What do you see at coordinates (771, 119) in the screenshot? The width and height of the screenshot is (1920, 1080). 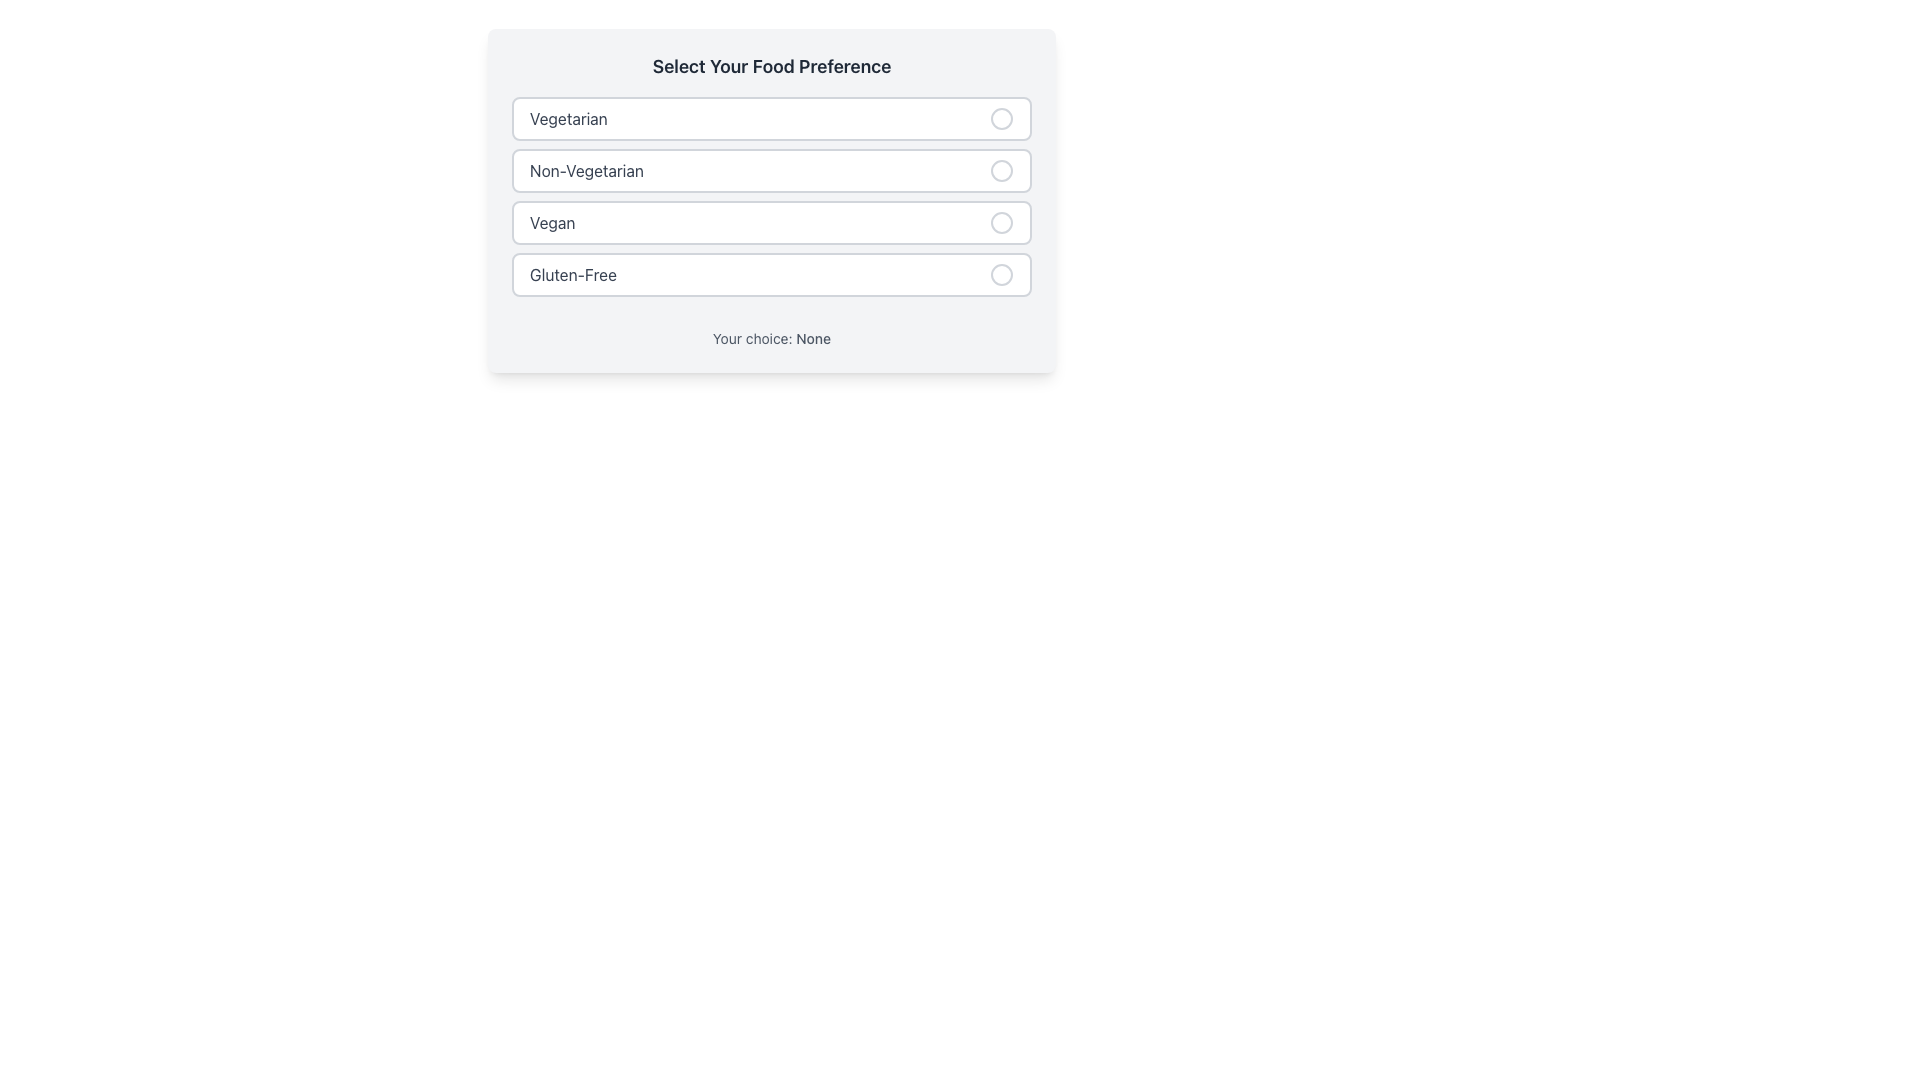 I see `the first selectable list item labeled 'Vegetarian'` at bounding box center [771, 119].